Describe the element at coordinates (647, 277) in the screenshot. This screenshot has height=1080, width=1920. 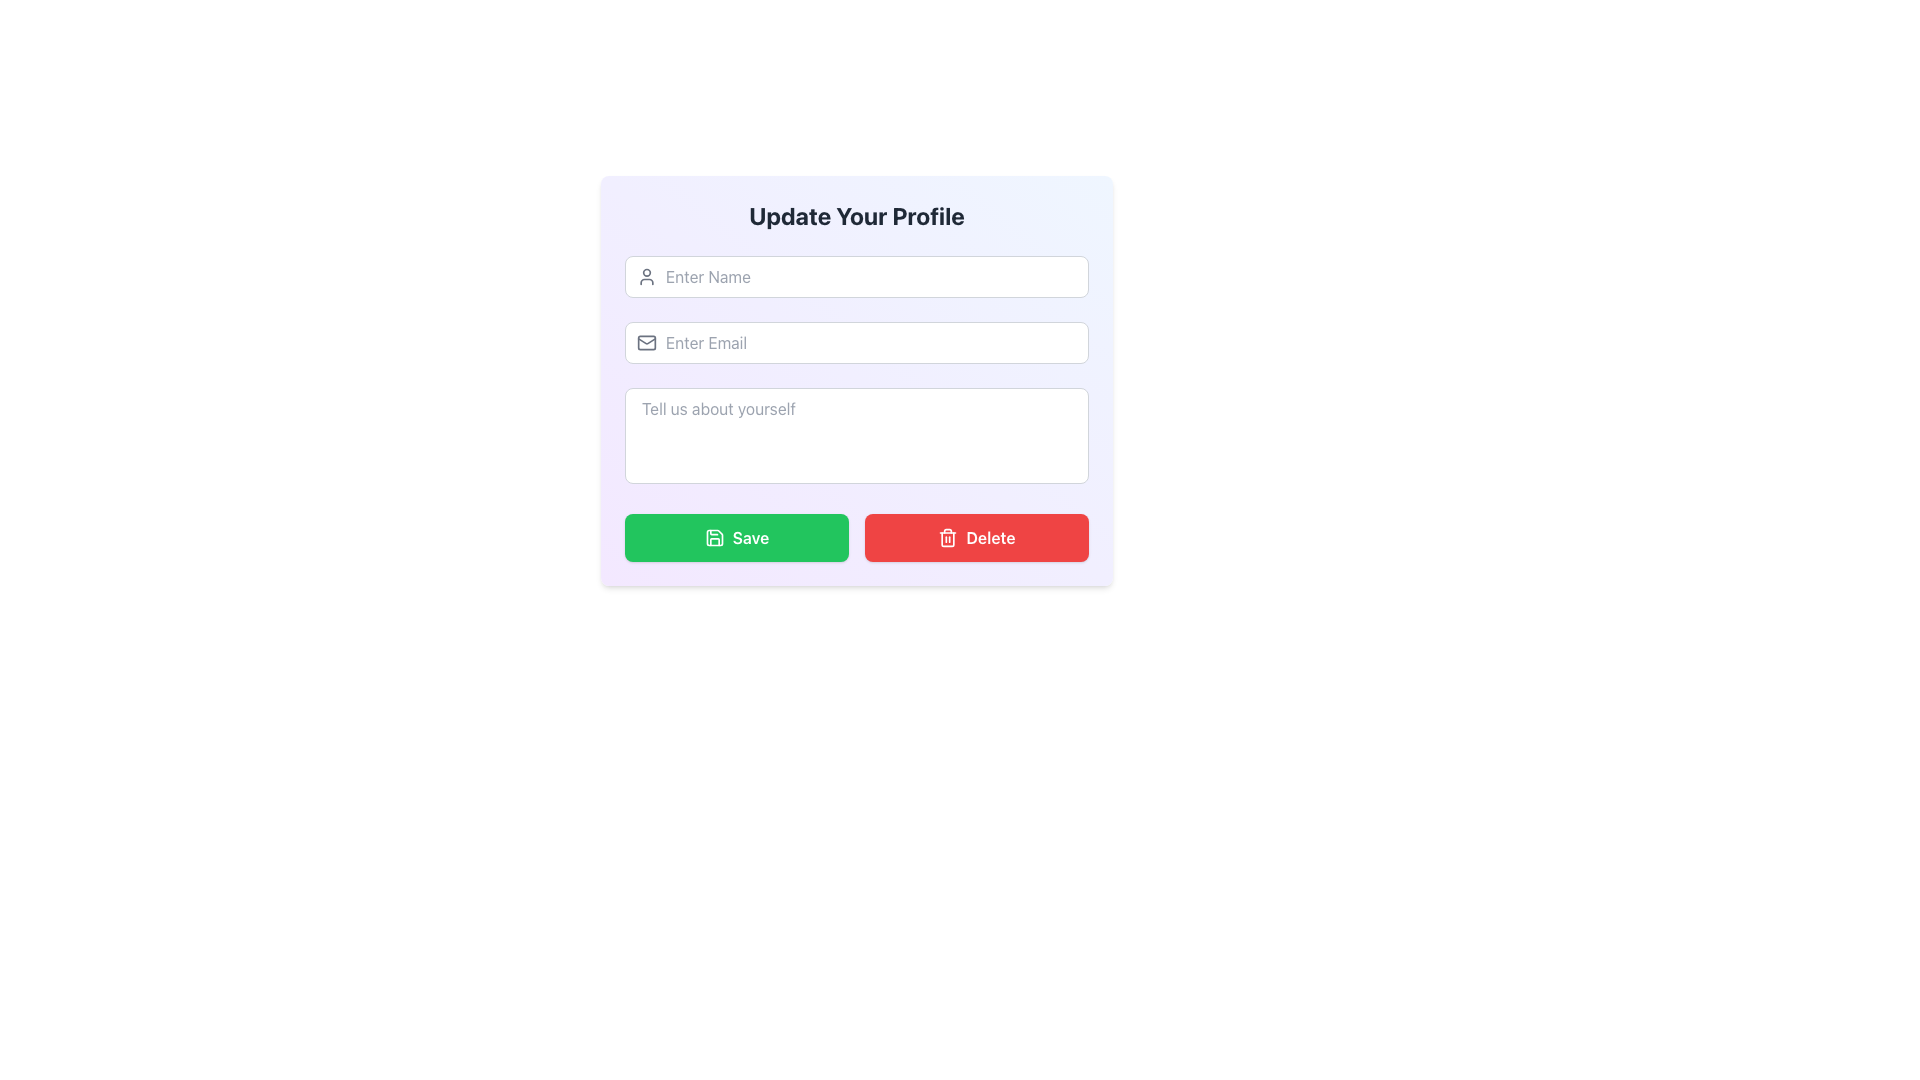
I see `the decorative SVG icon located at the leftmost part of the name input field in the 'Update Your Profile' form` at that location.